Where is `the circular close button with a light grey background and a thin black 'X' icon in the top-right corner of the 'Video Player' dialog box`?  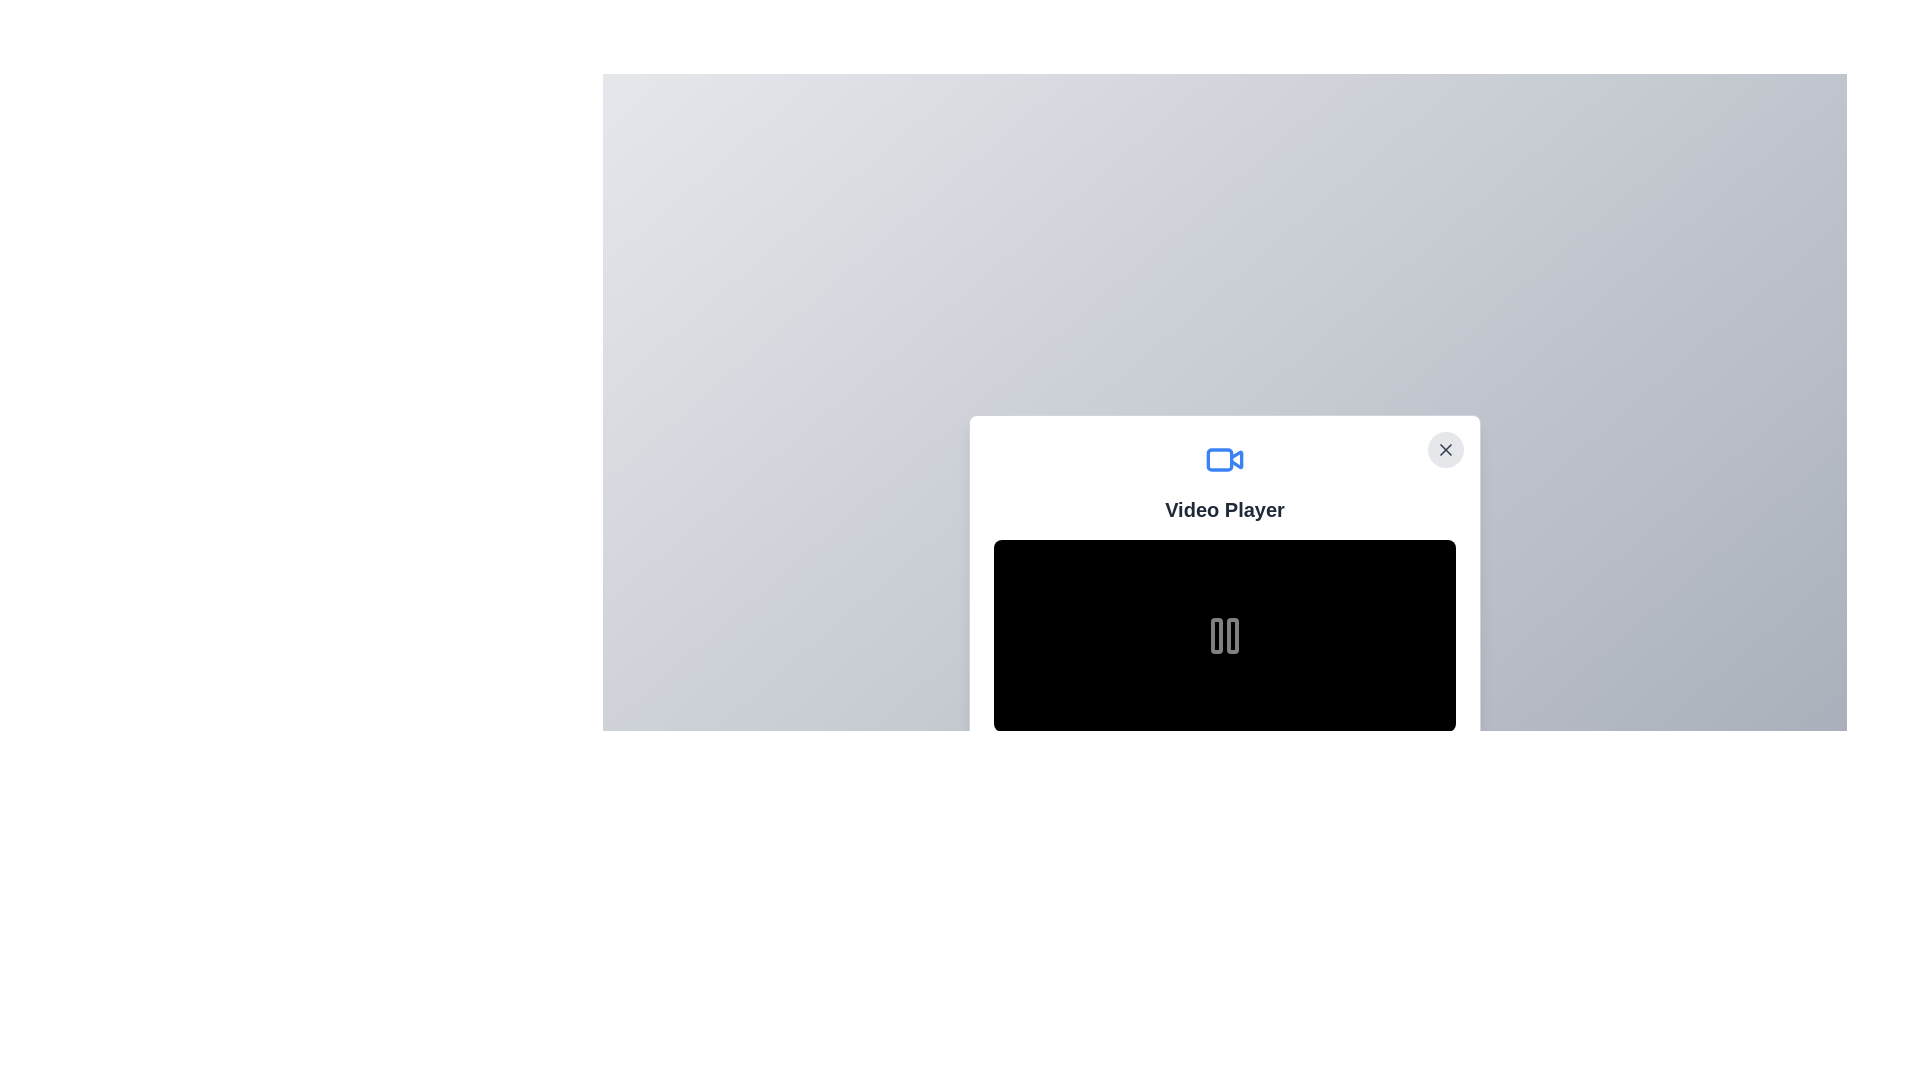
the circular close button with a light grey background and a thin black 'X' icon in the top-right corner of the 'Video Player' dialog box is located at coordinates (1445, 450).